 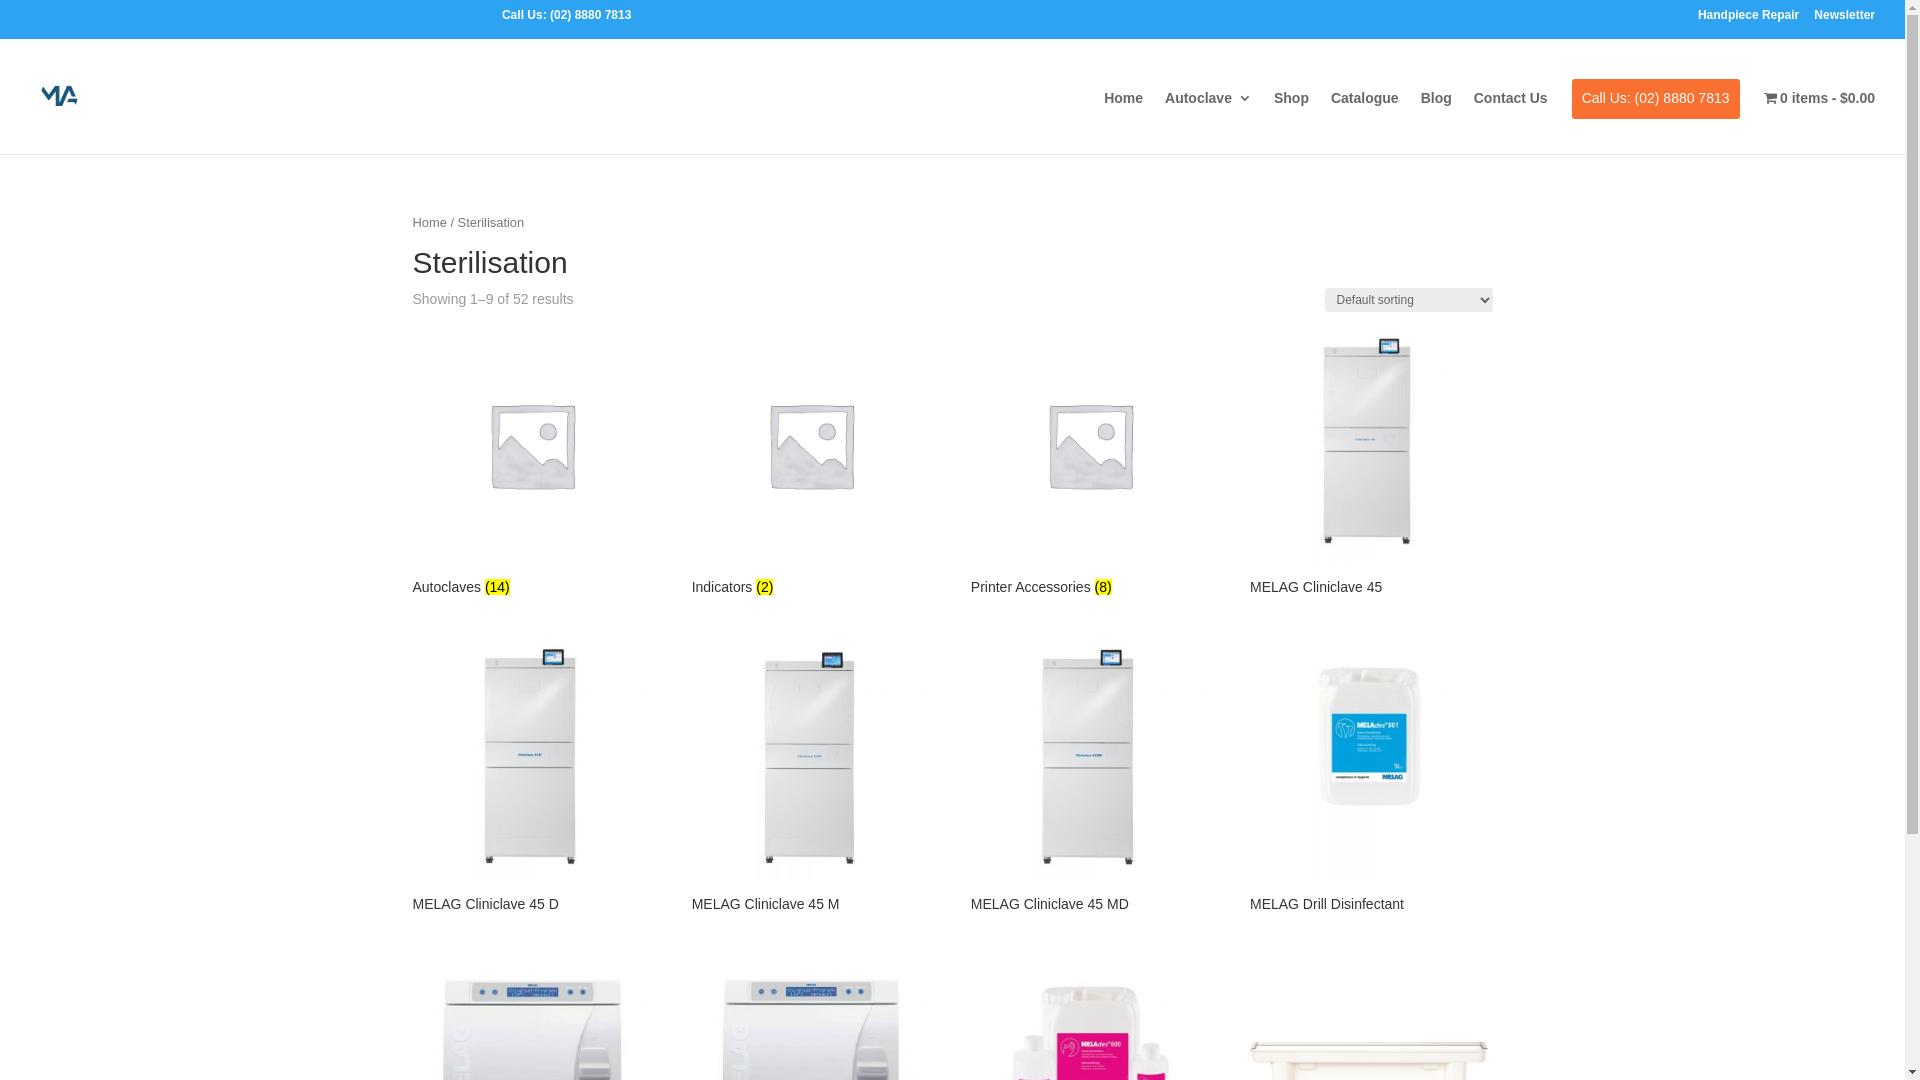 What do you see at coordinates (1123, 114) in the screenshot?
I see `'Home'` at bounding box center [1123, 114].